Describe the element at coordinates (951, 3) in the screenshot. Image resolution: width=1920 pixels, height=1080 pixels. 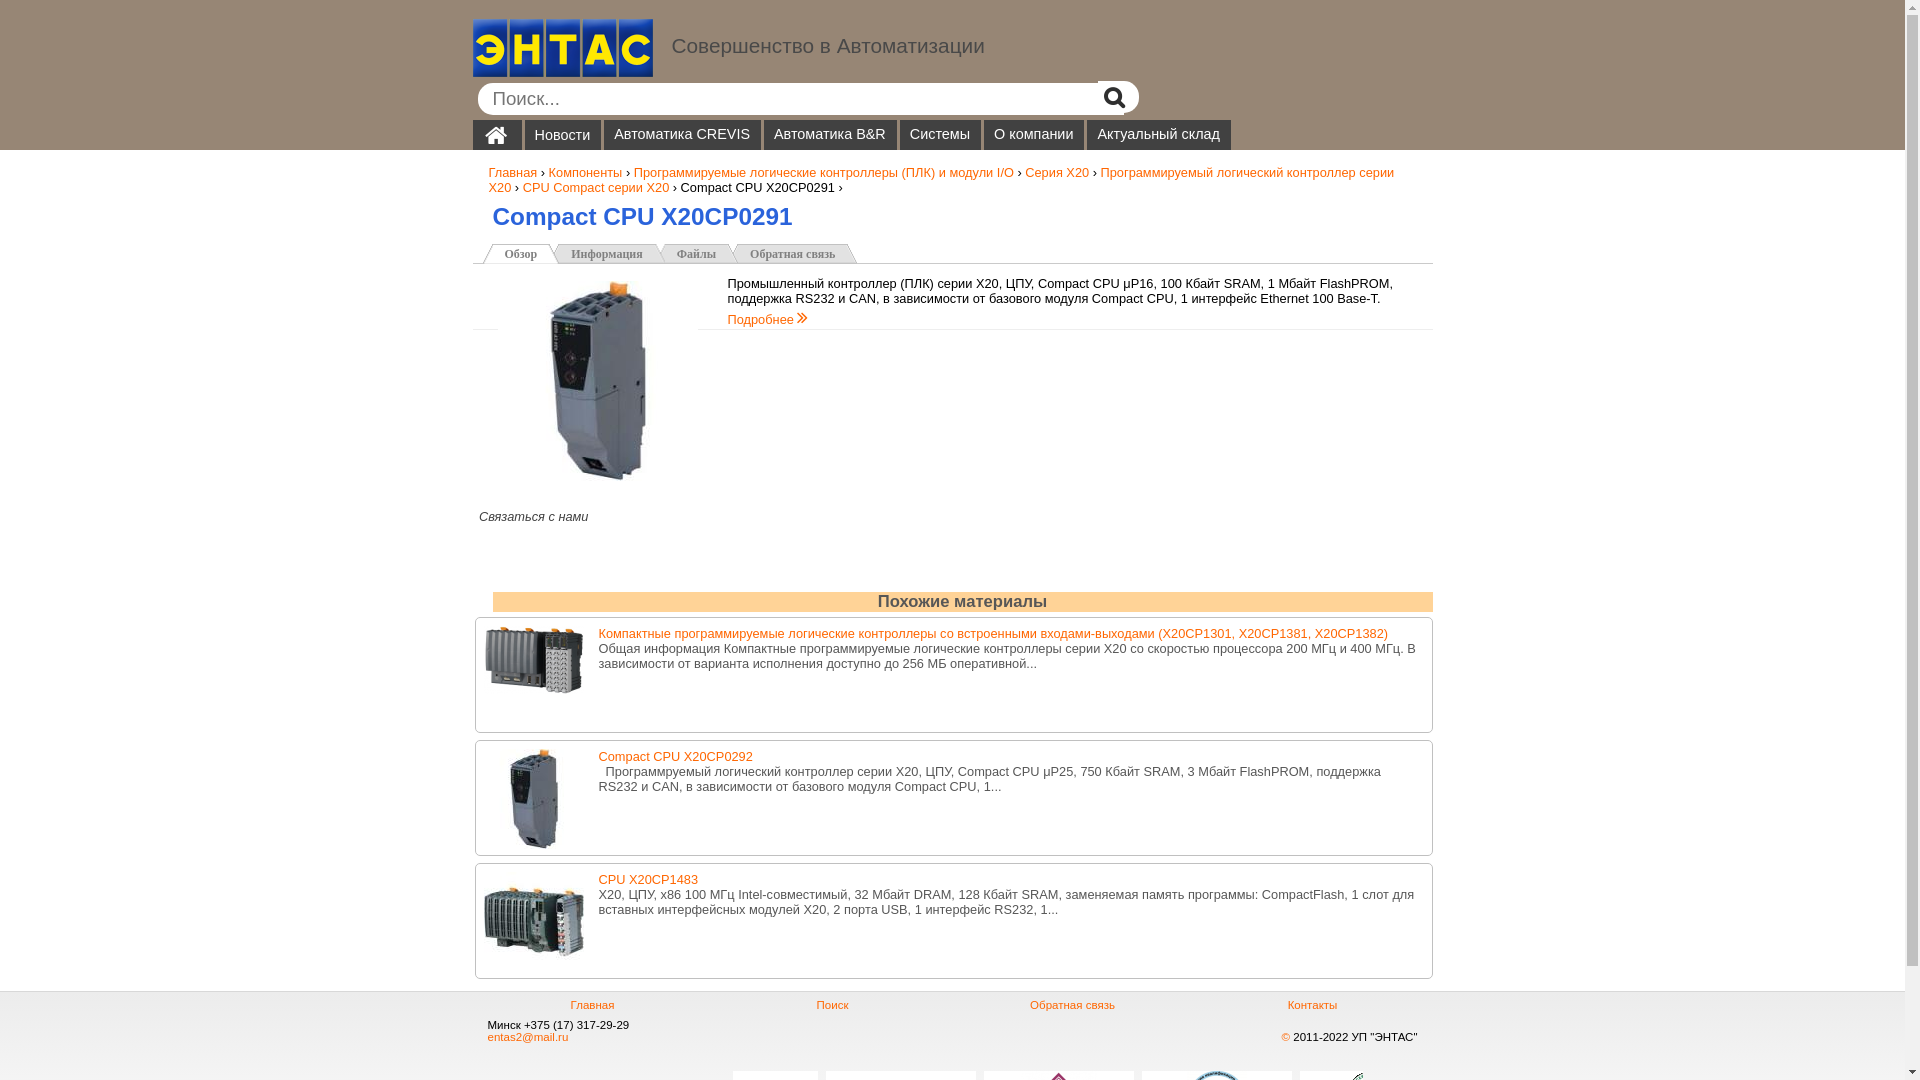
I see `'Jump to navigation'` at that location.